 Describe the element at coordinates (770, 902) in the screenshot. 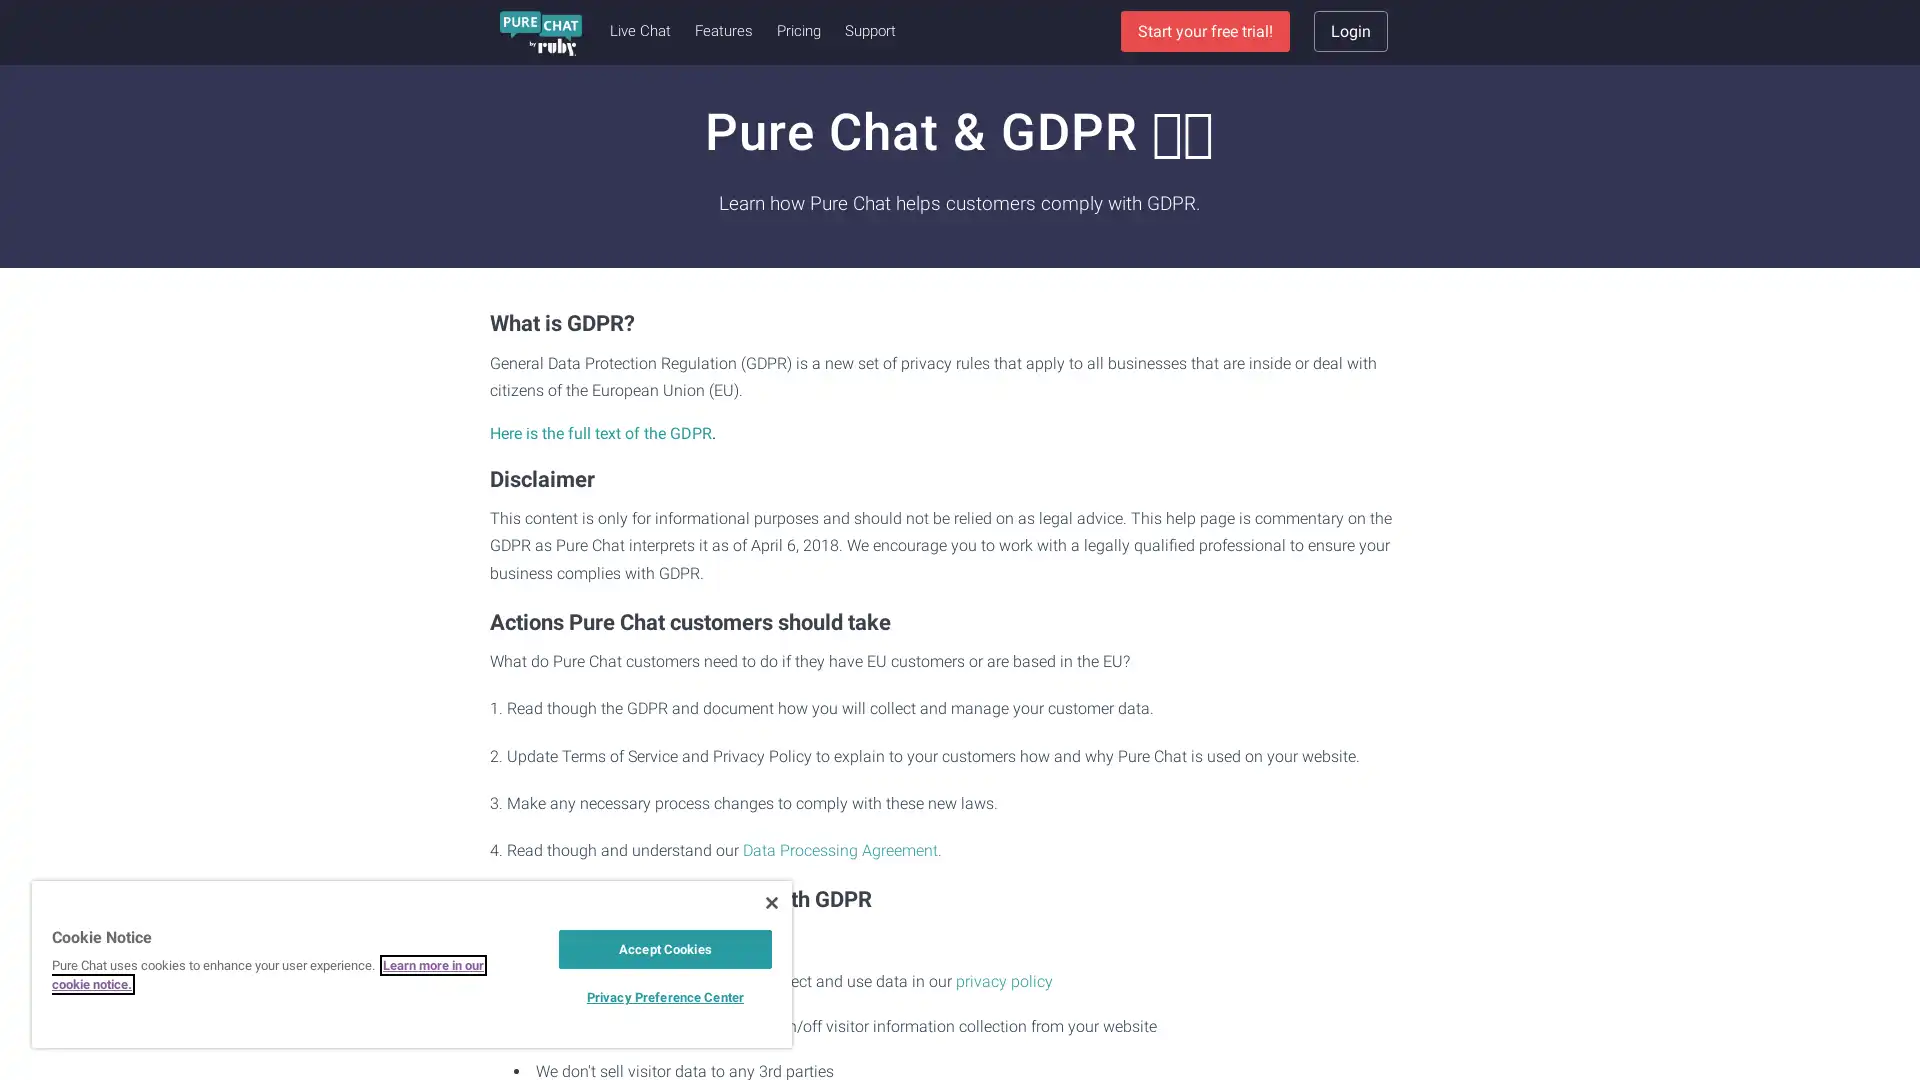

I see `Close` at that location.